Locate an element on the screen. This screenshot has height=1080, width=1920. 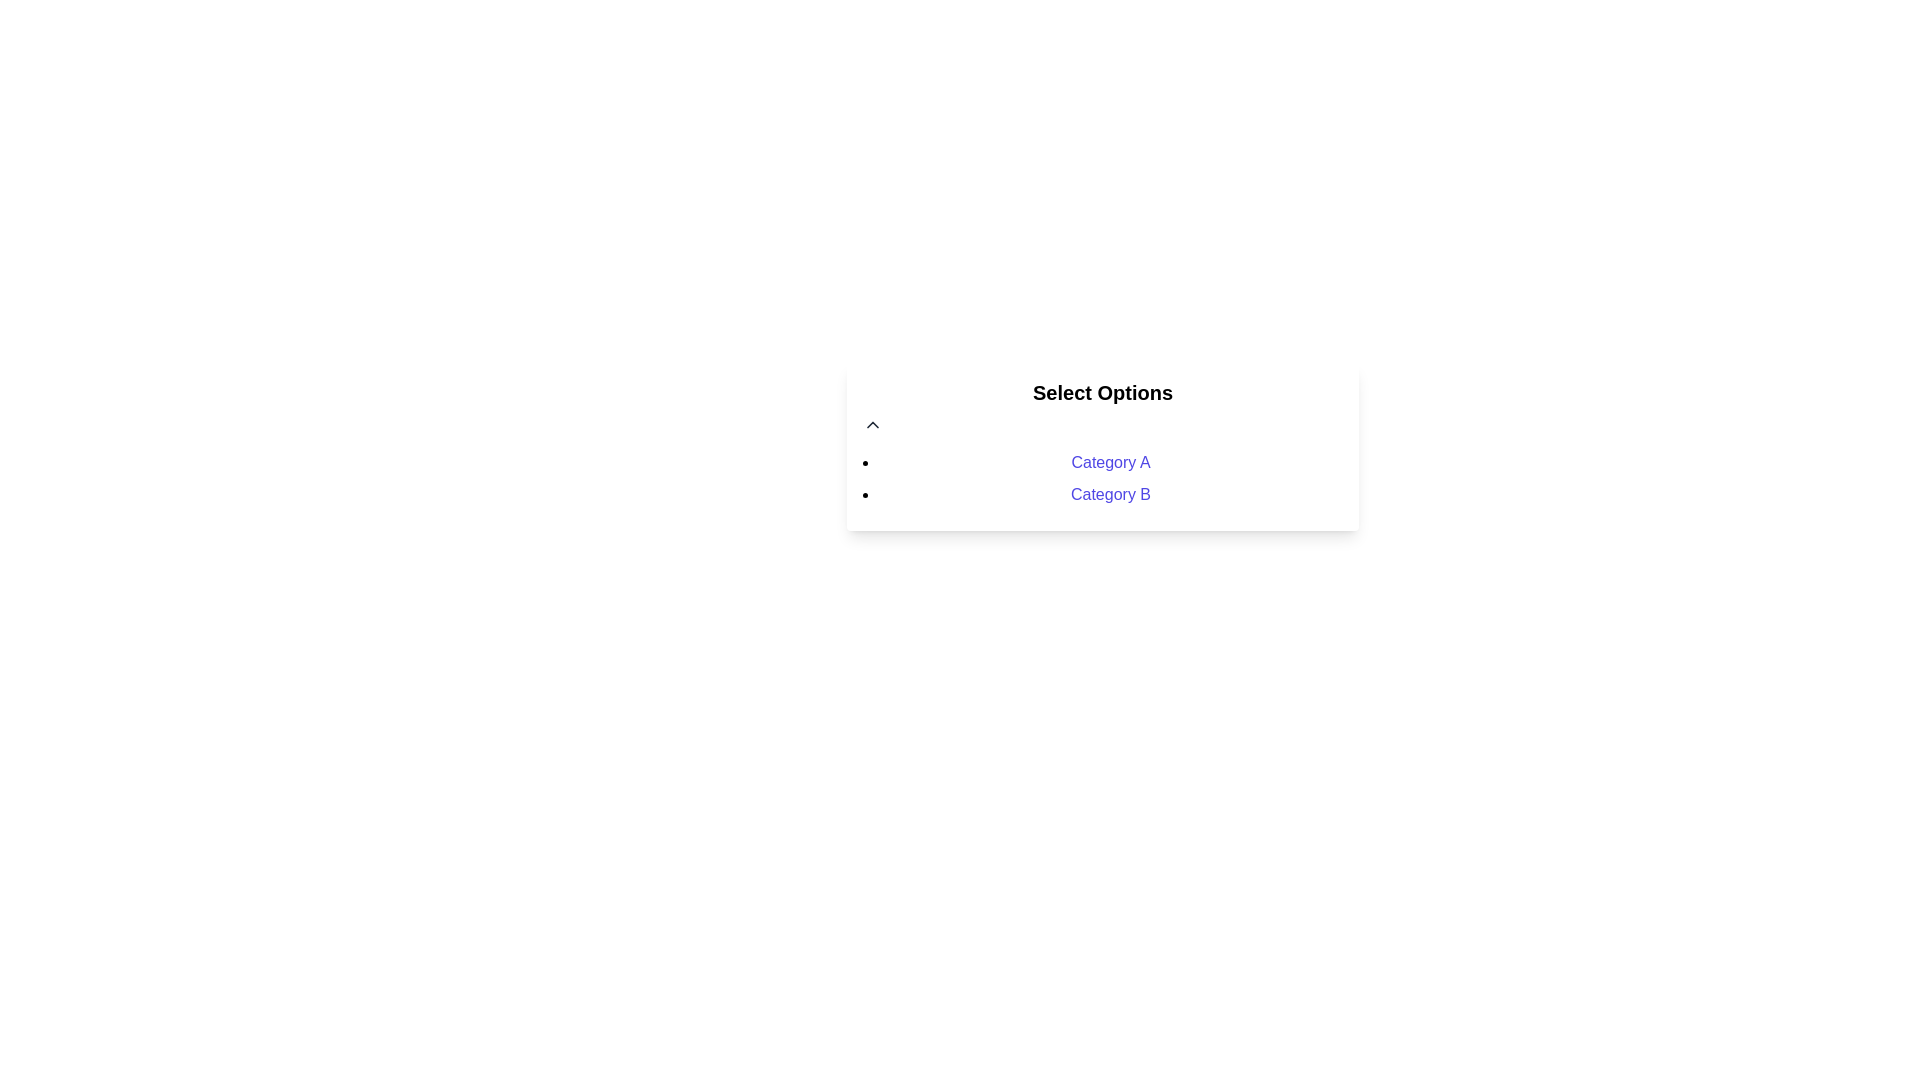
the prominent 'Select Options' text header, styled in bold and black, located at the top of the selection menu is located at coordinates (1102, 393).